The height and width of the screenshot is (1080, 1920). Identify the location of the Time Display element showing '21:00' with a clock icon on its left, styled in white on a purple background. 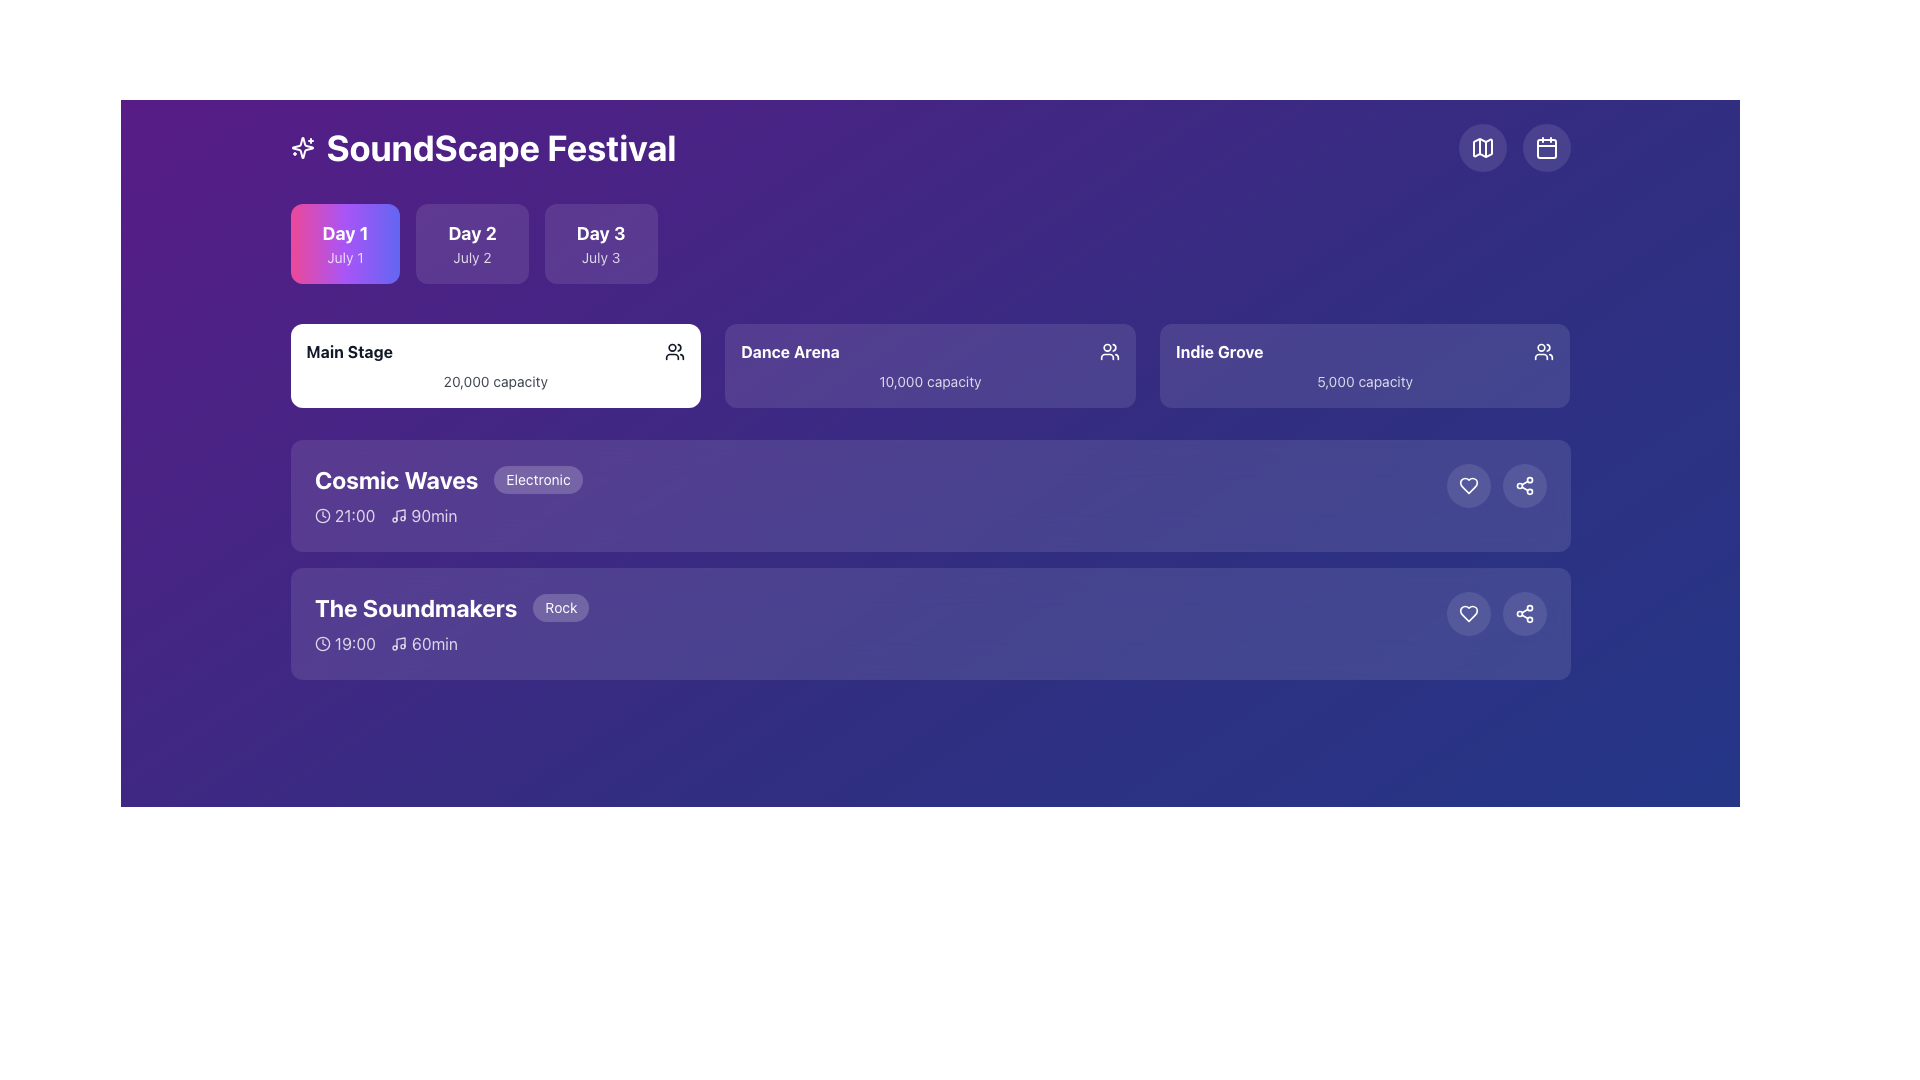
(344, 515).